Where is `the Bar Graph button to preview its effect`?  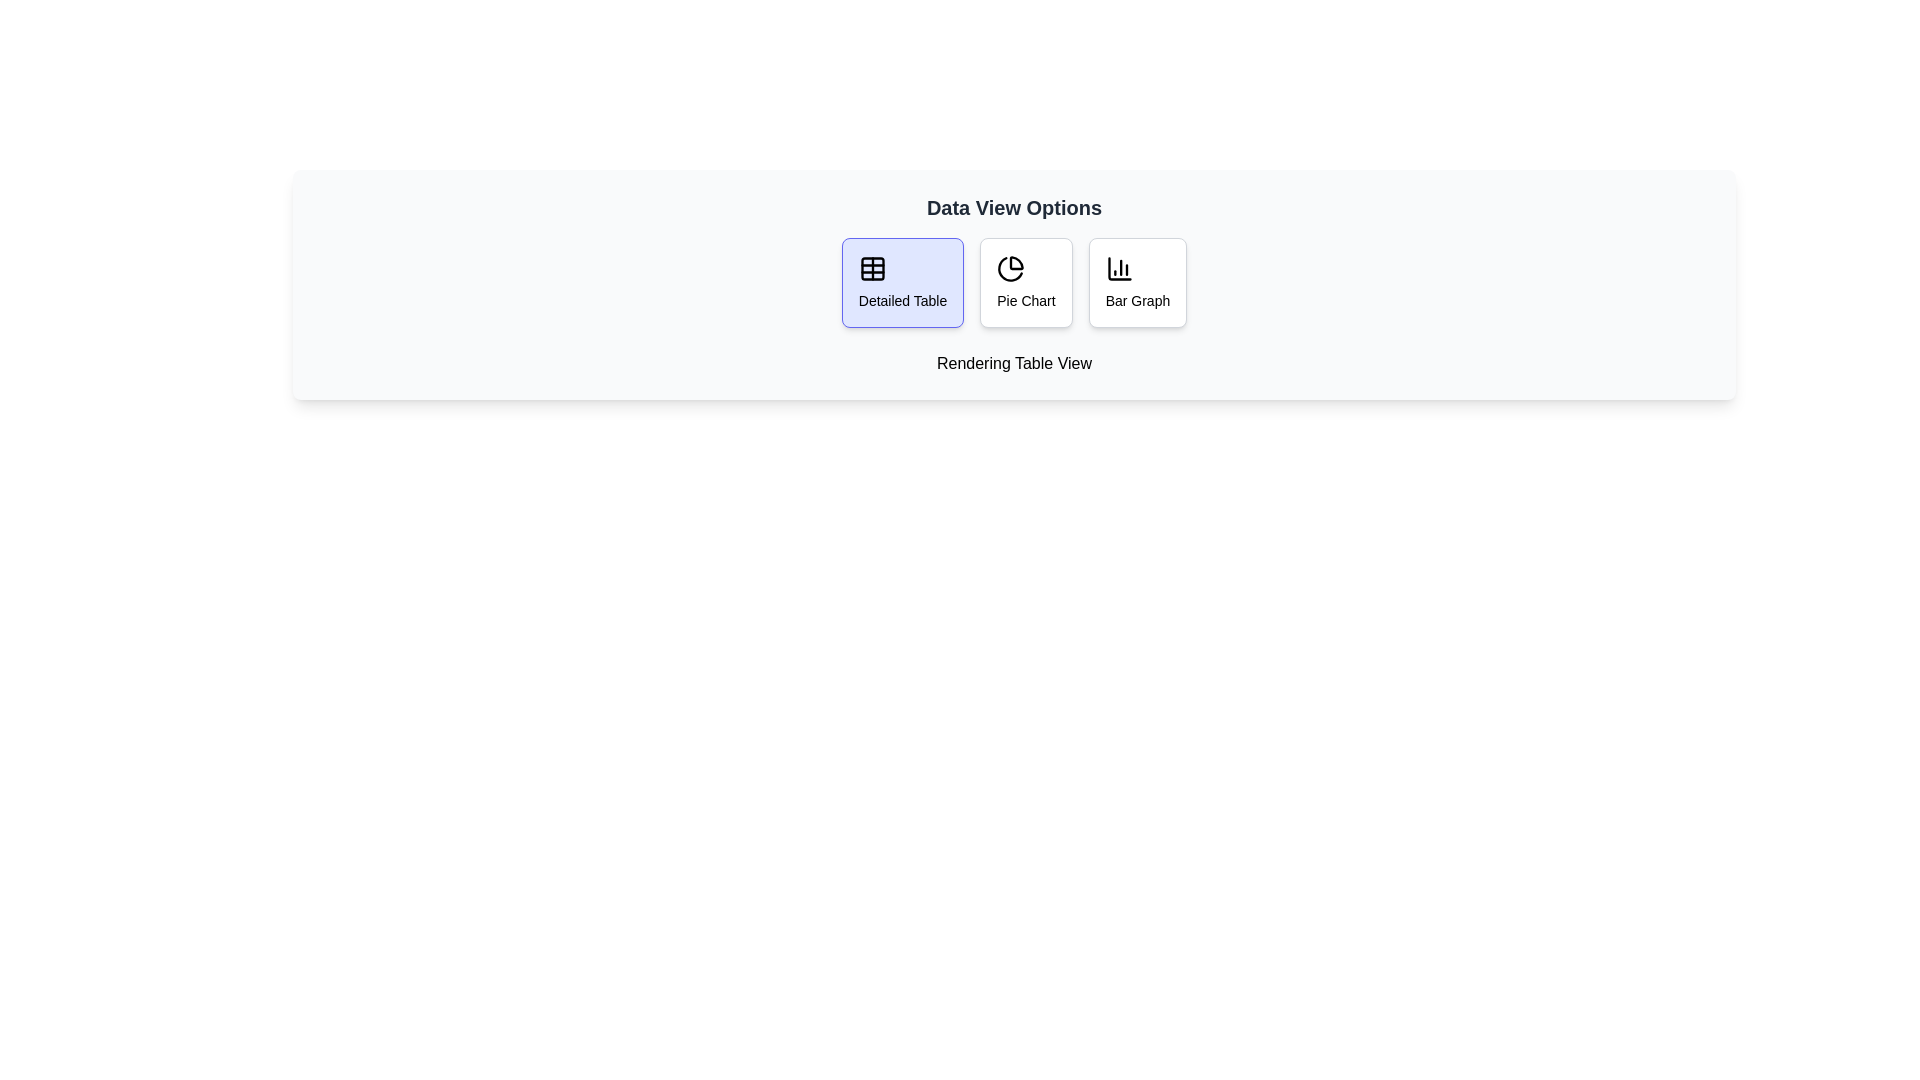
the Bar Graph button to preview its effect is located at coordinates (1137, 282).